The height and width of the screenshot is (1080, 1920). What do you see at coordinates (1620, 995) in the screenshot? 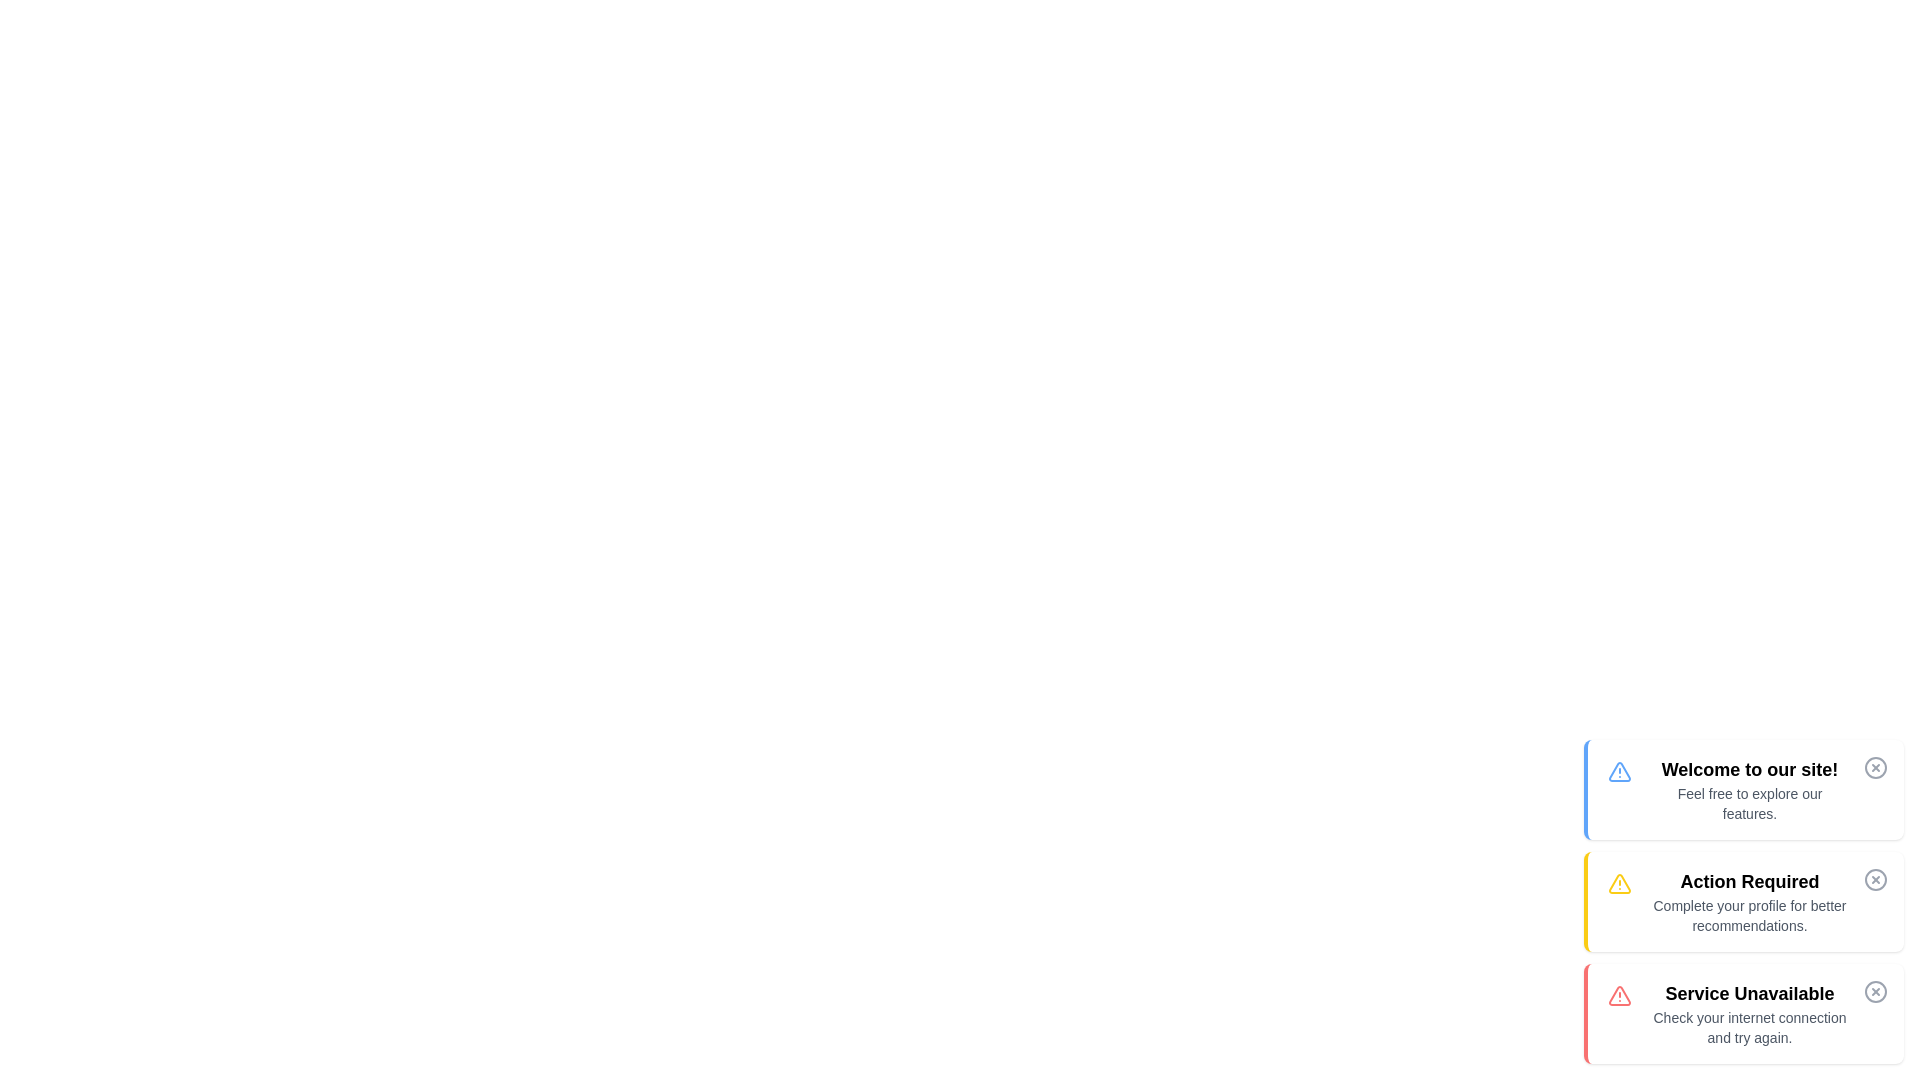
I see `the alert icon located in the notification box at the bottom left, which signals a warning or alert` at bounding box center [1620, 995].